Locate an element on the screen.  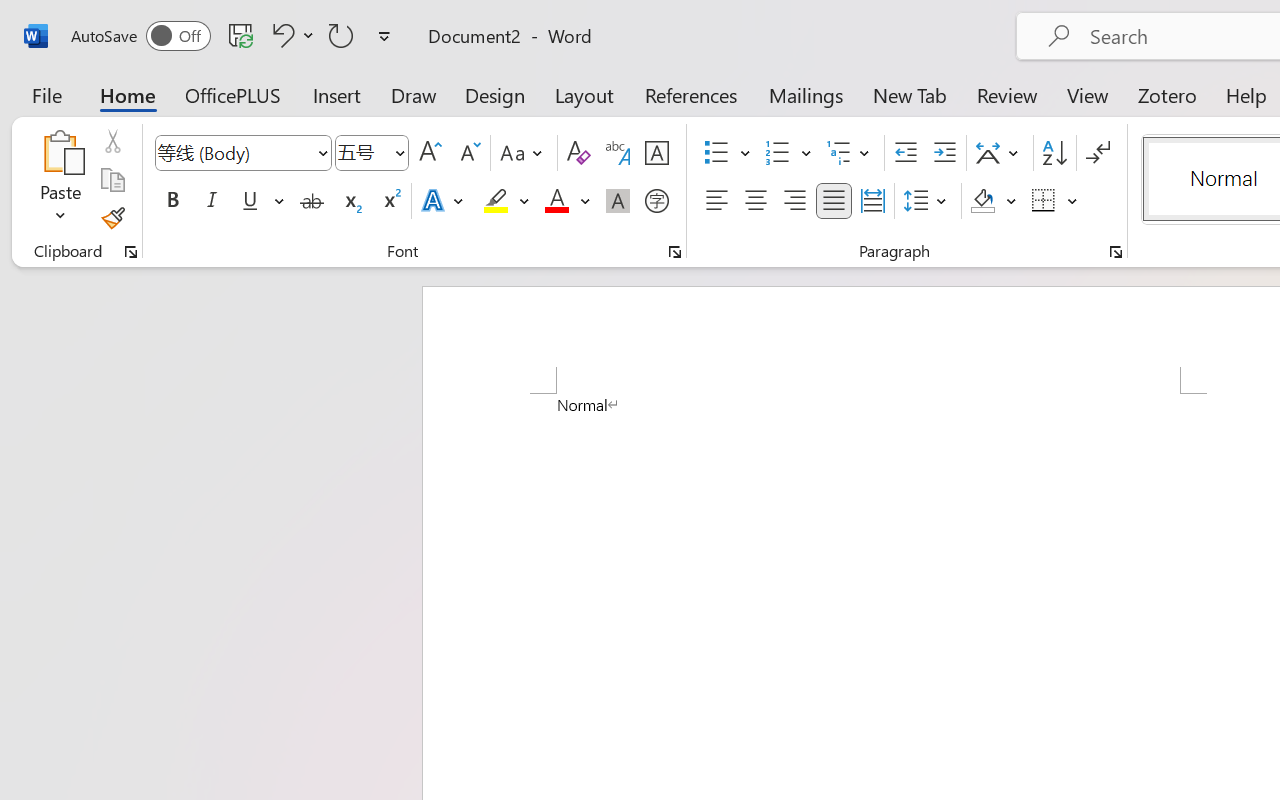
'Bold' is located at coordinates (172, 201).